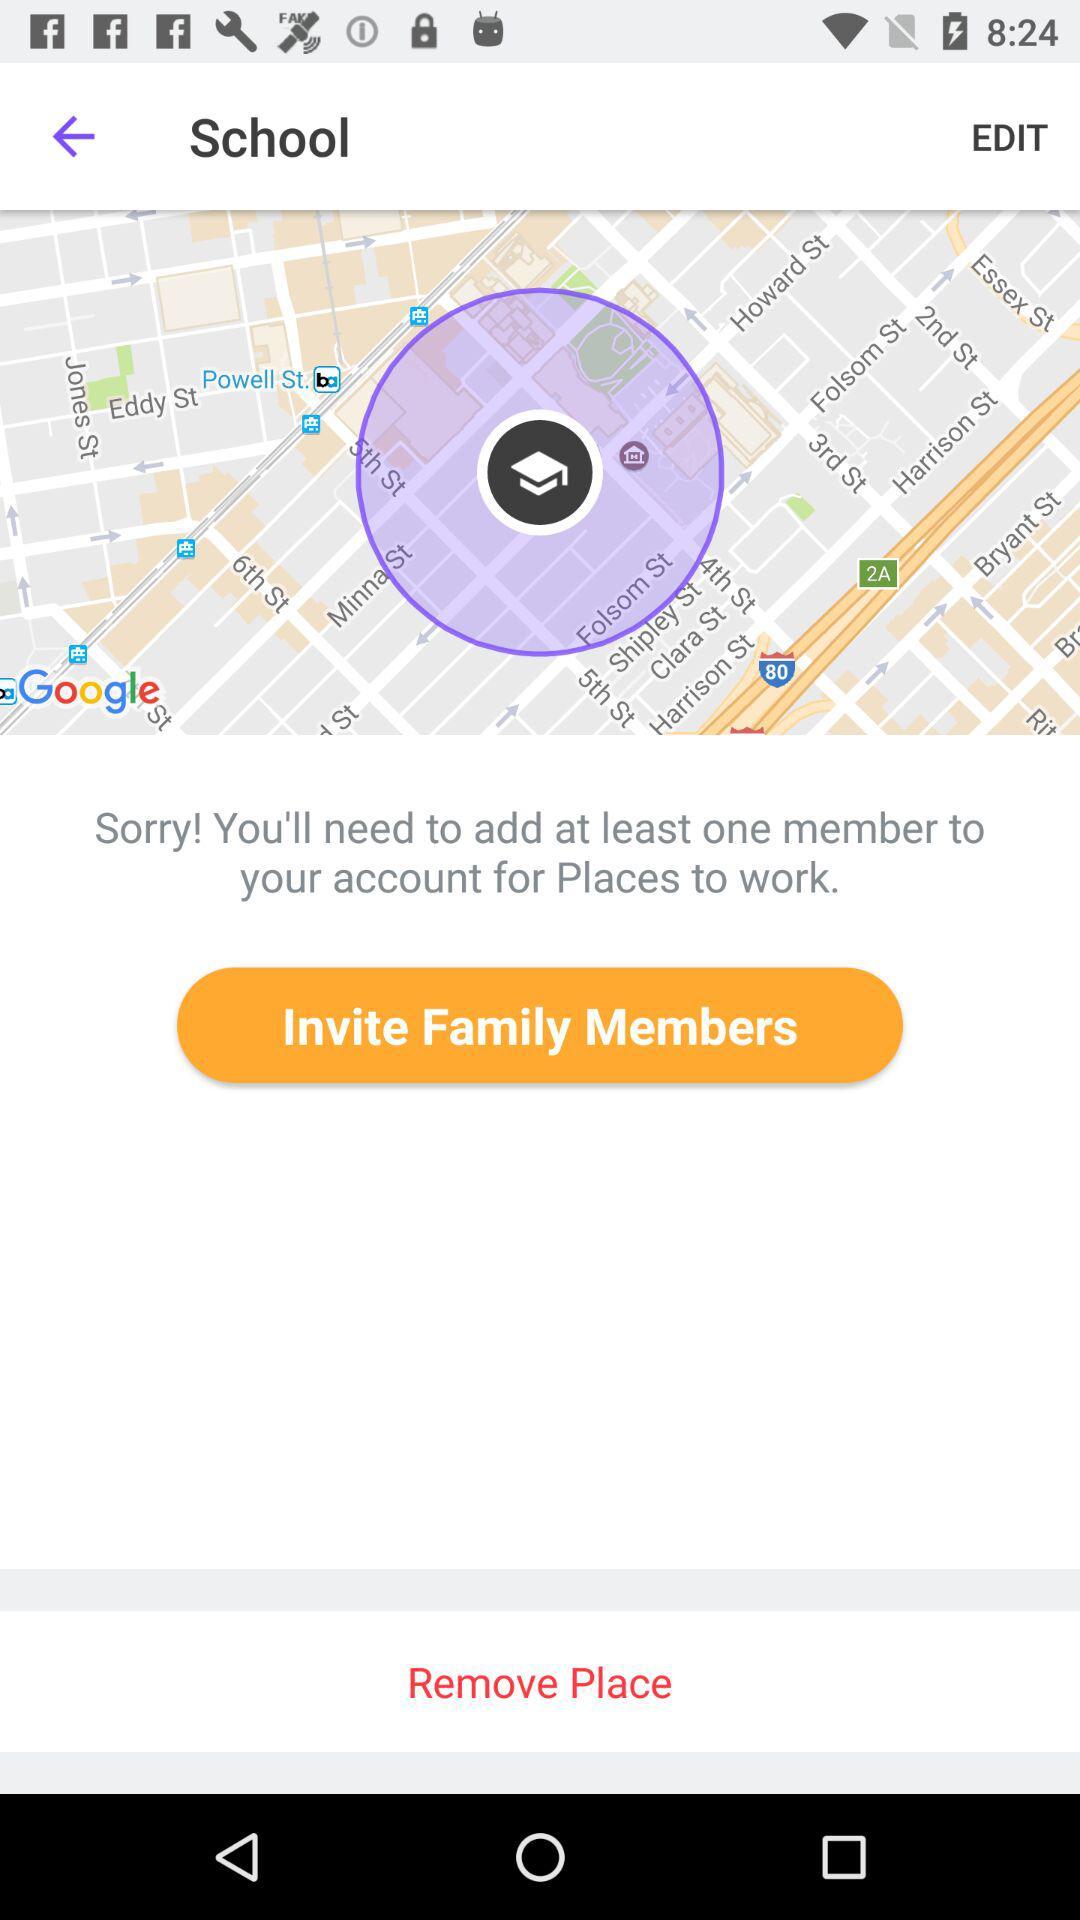 Image resolution: width=1080 pixels, height=1920 pixels. What do you see at coordinates (540, 1025) in the screenshot?
I see `item below sorry you ll icon` at bounding box center [540, 1025].